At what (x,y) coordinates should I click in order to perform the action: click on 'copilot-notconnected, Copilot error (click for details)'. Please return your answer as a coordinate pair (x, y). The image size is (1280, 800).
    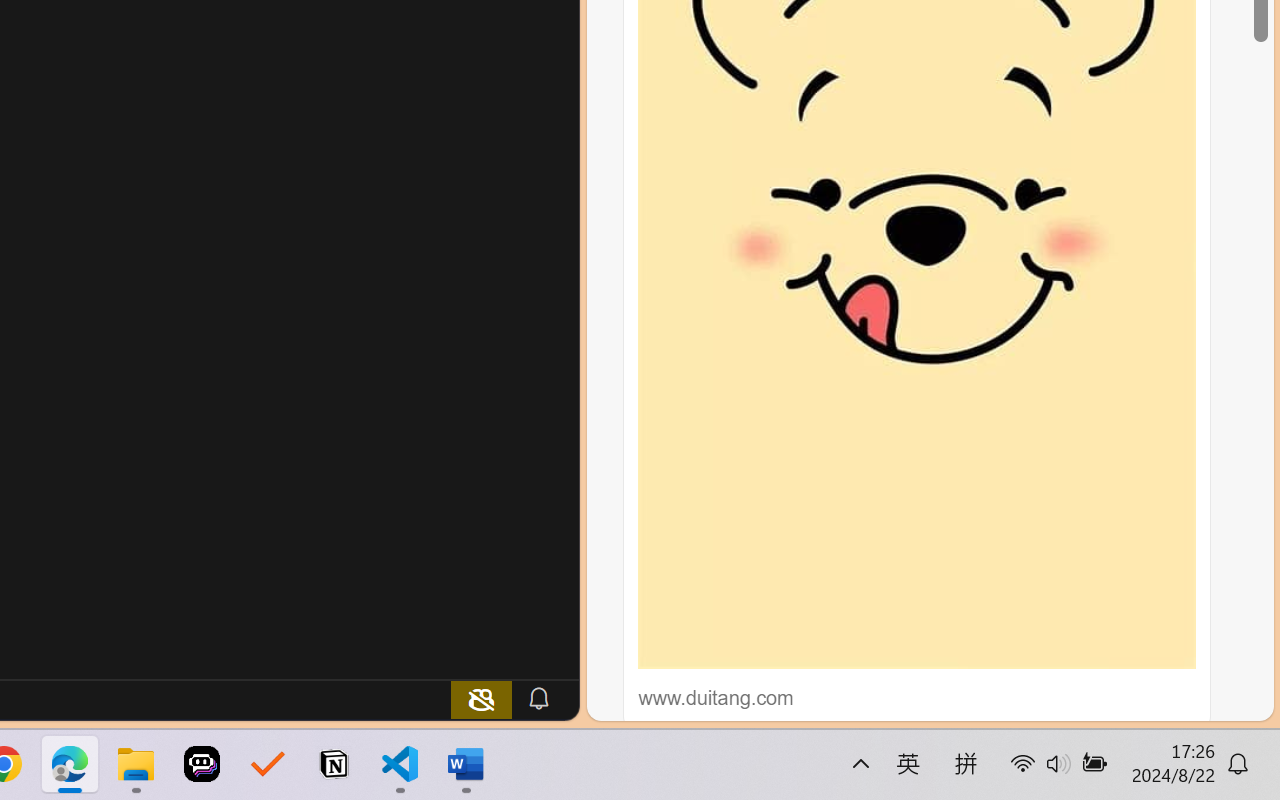
    Looking at the image, I should click on (481, 698).